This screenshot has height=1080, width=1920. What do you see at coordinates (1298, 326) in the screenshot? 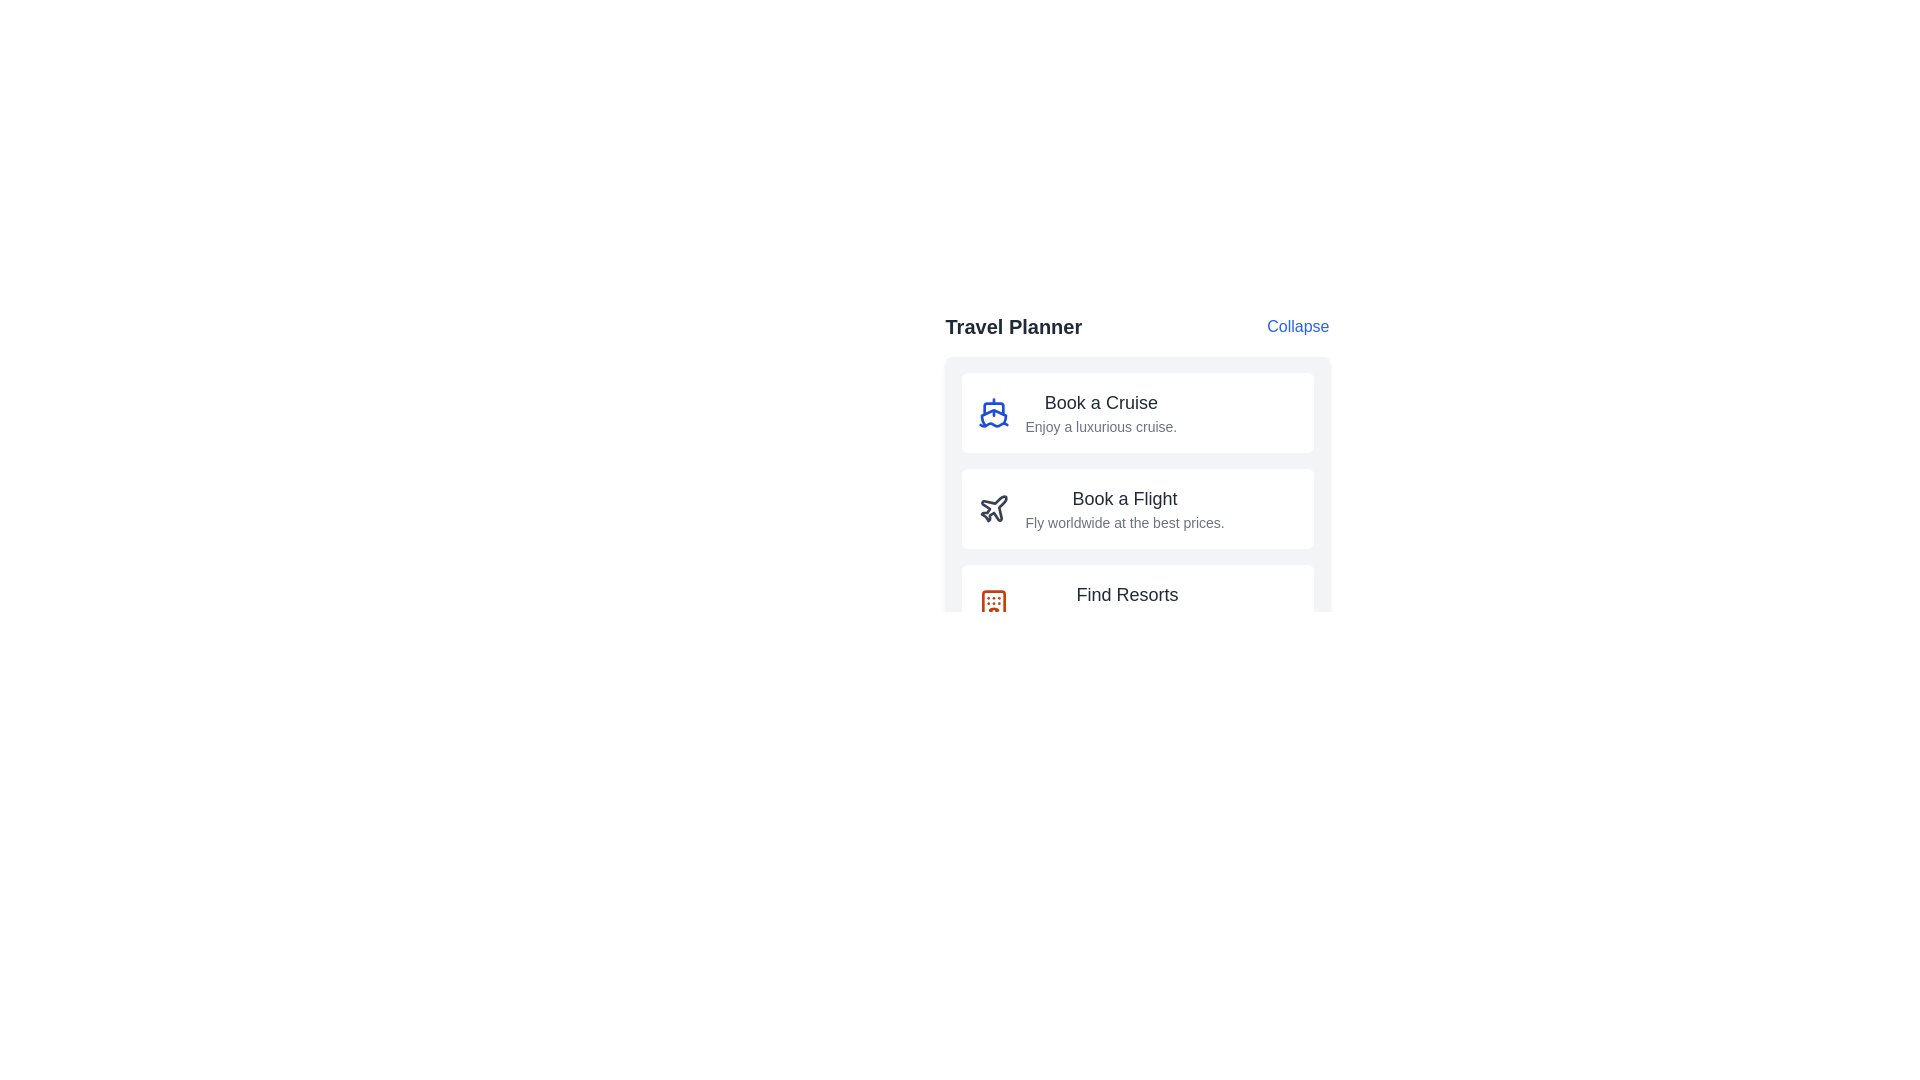
I see `the interactive text button located at the top-right corner of the 'Travel Planner' header` at bounding box center [1298, 326].